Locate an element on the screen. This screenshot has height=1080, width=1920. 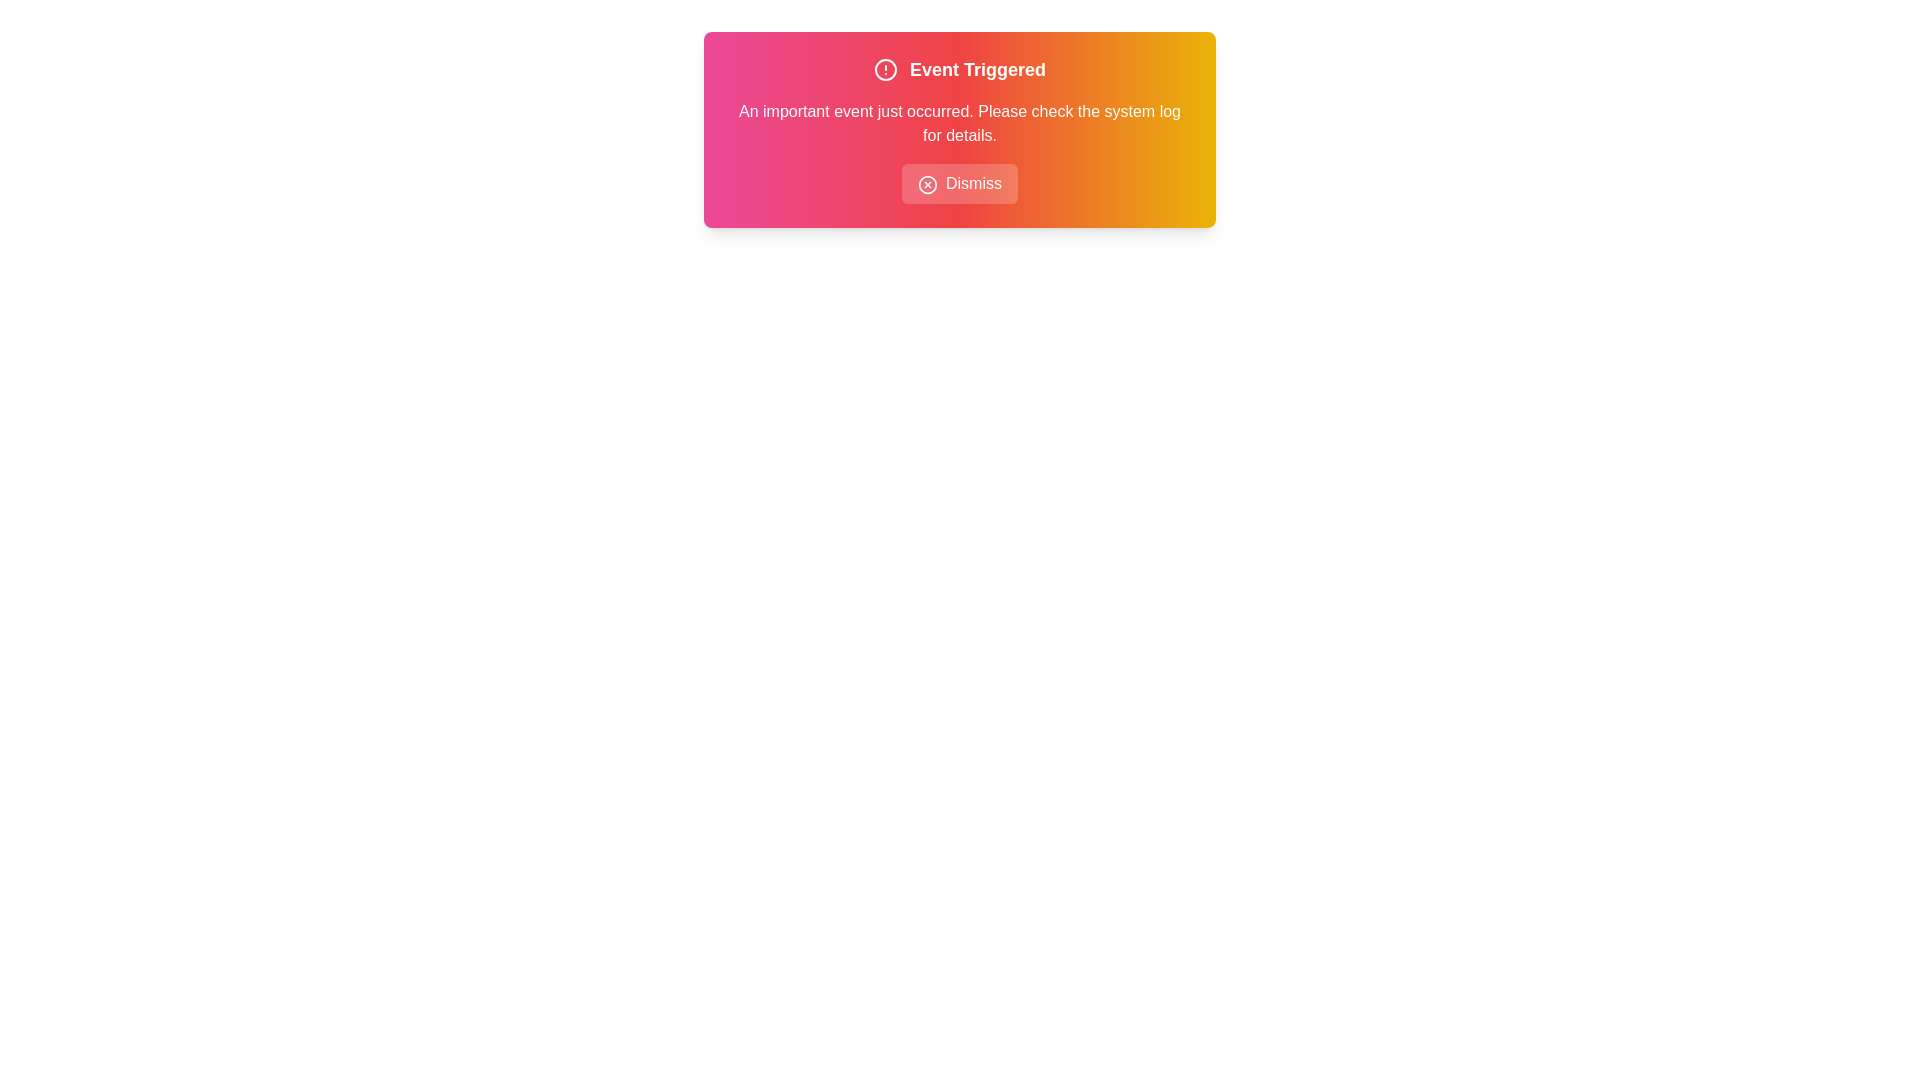
the informational Text Label located below the 'Event Triggered' title and above the dismiss button is located at coordinates (960, 123).